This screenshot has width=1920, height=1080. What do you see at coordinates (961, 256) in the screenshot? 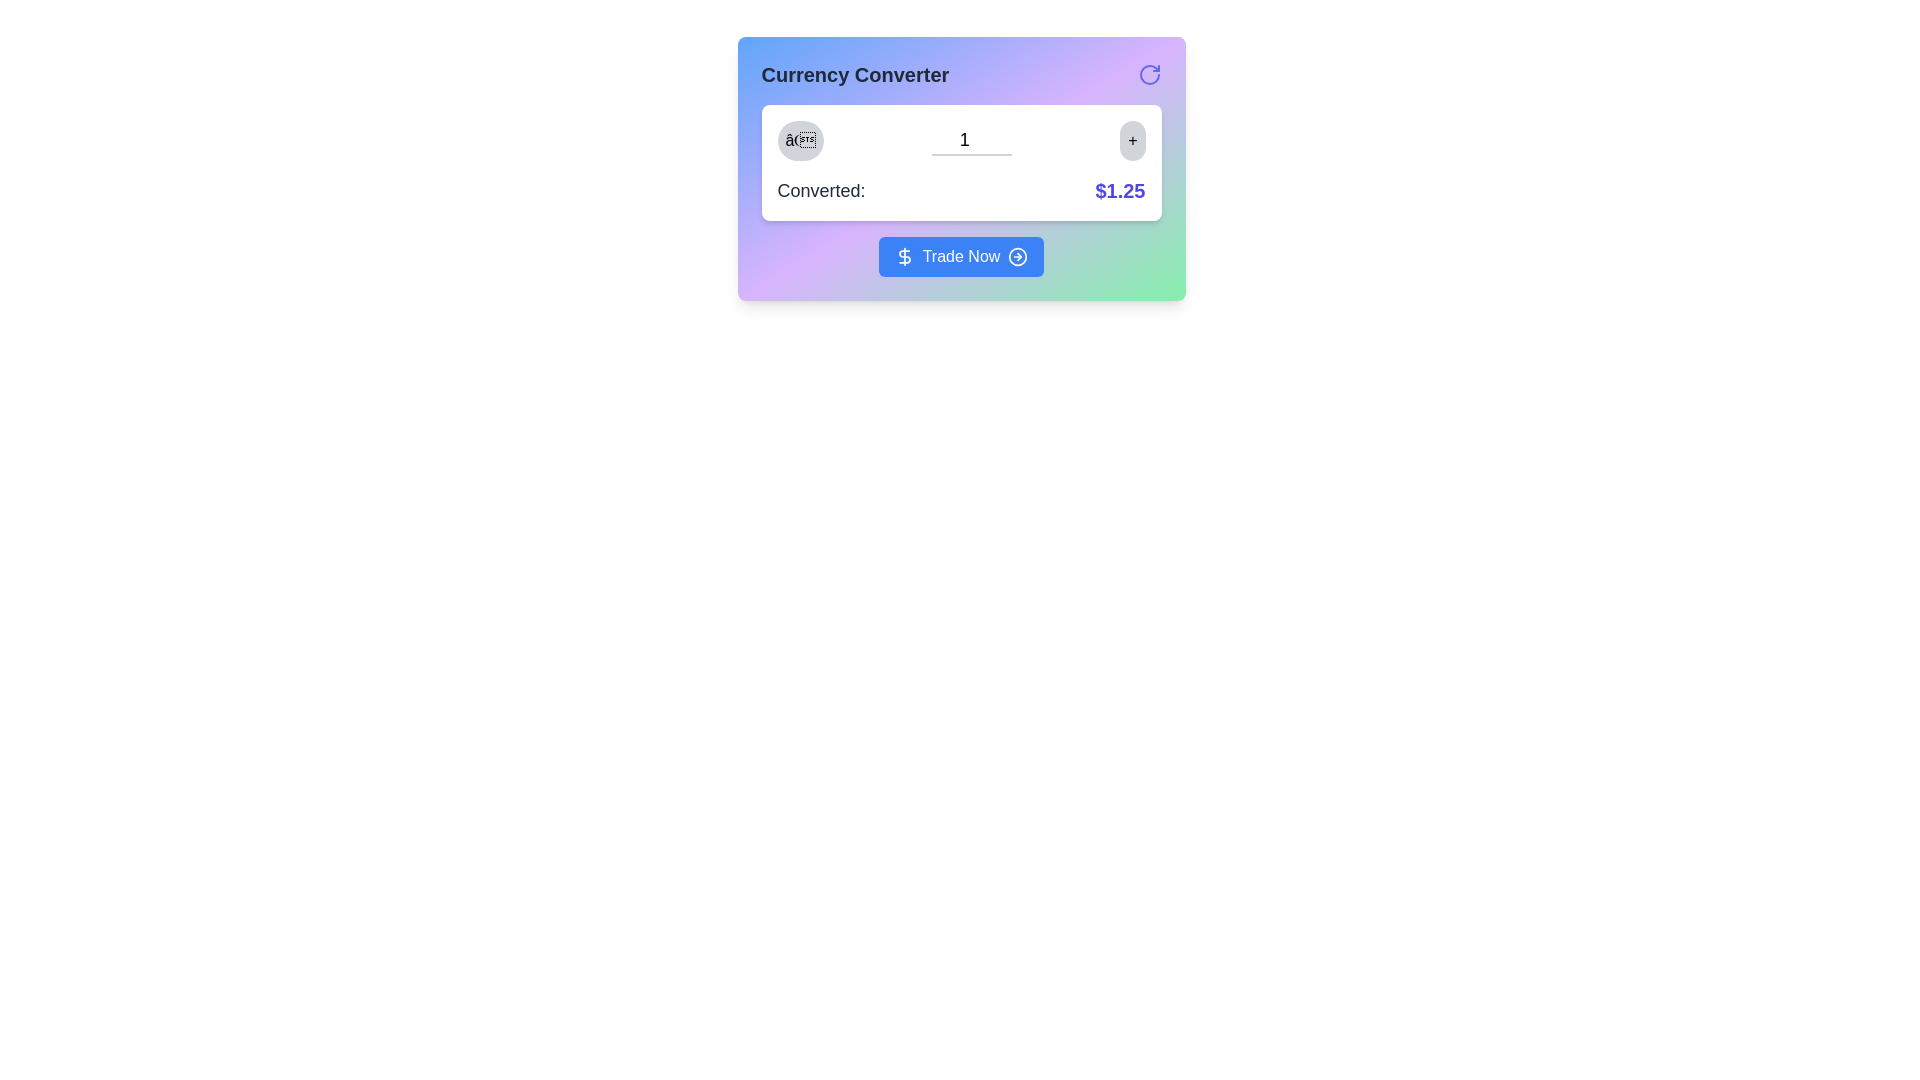
I see `the trading initiation button located in the bottom section of the 'Currency Converter' card` at bounding box center [961, 256].